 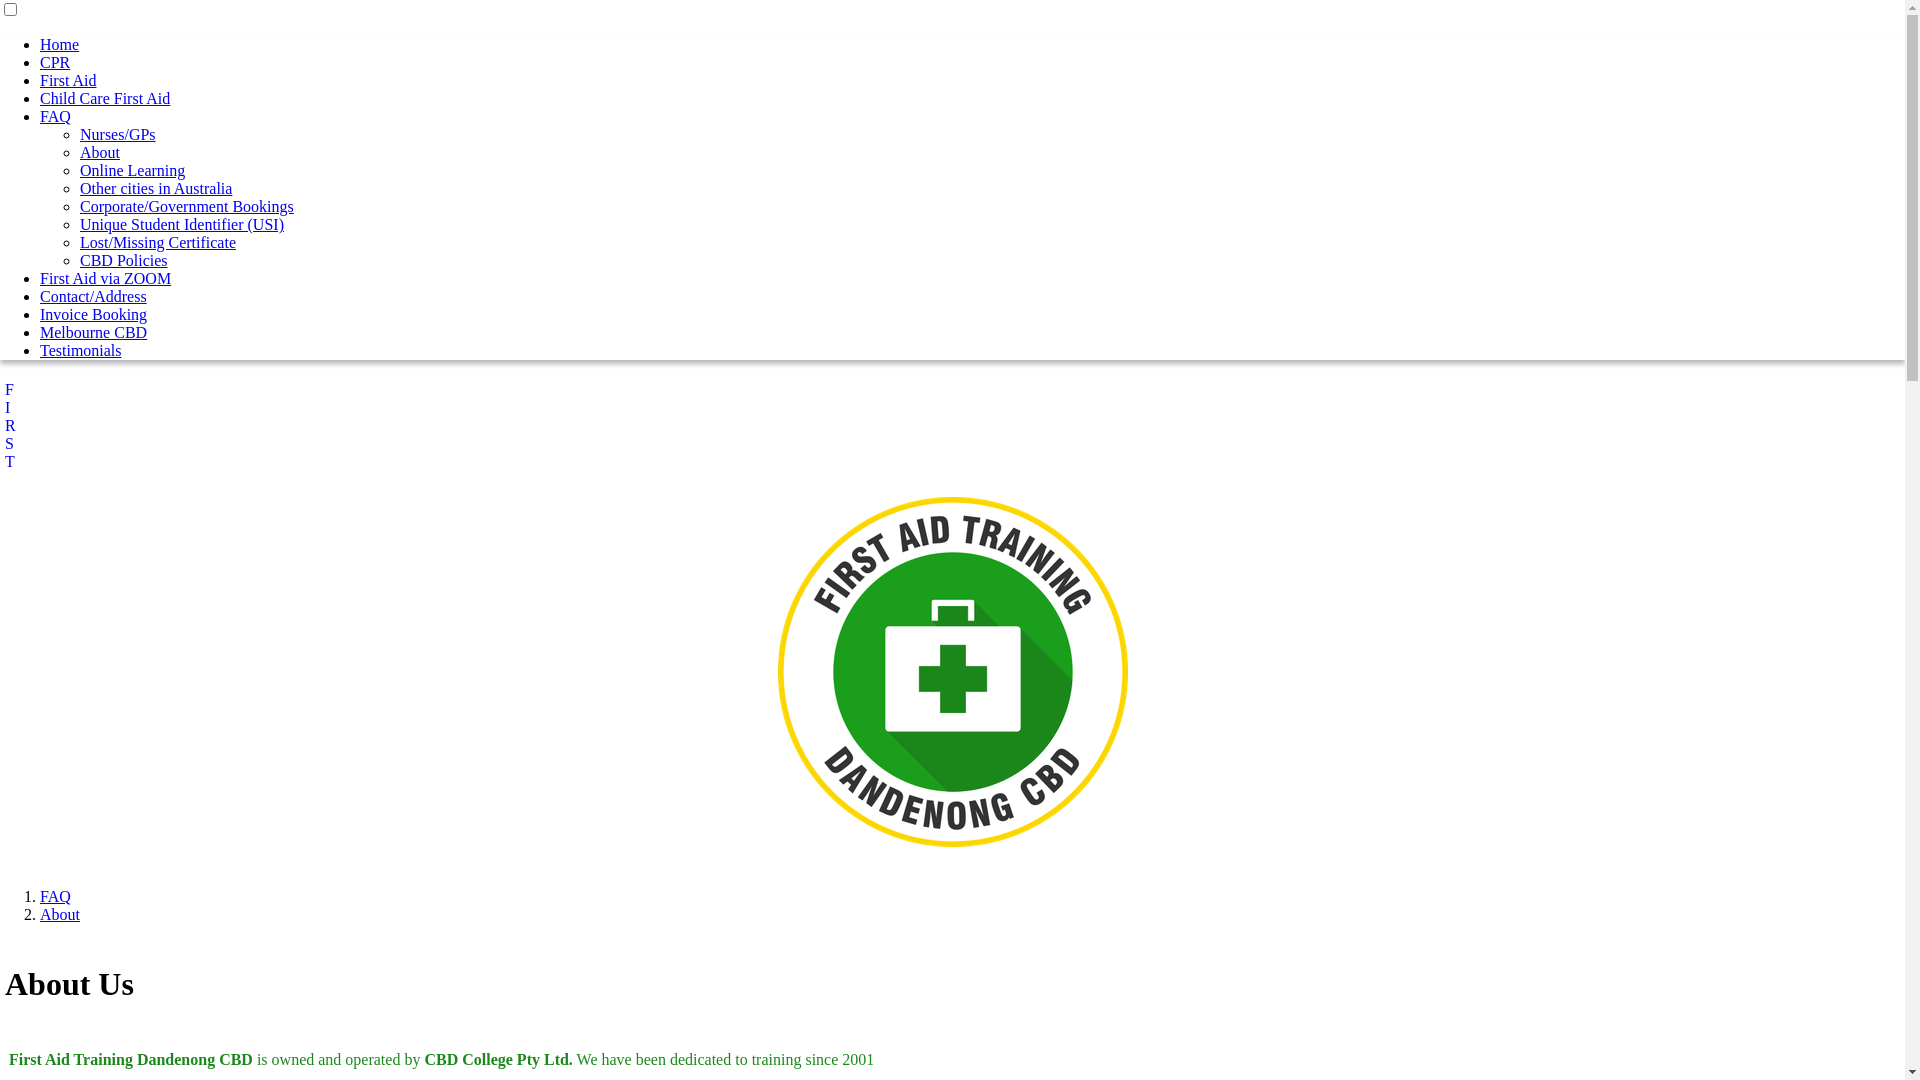 What do you see at coordinates (80, 259) in the screenshot?
I see `'CBD Policies'` at bounding box center [80, 259].